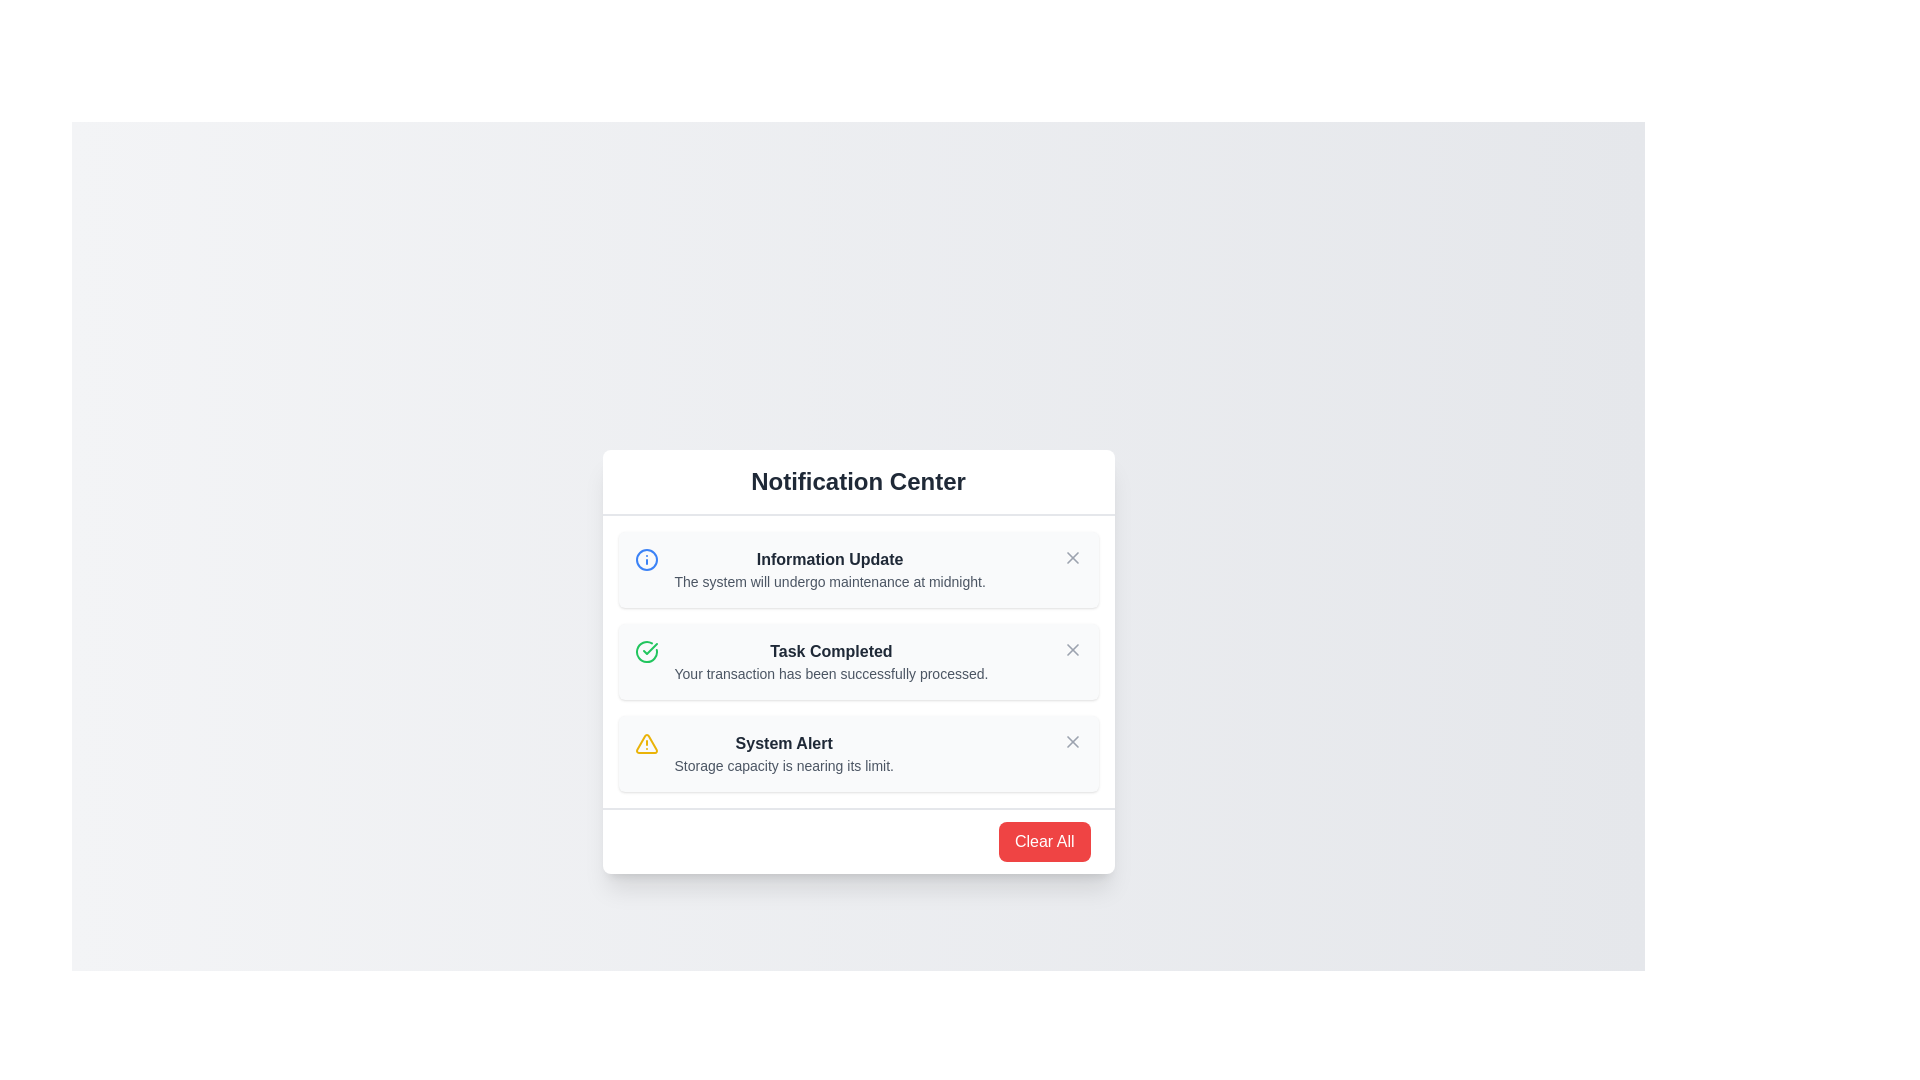 The height and width of the screenshot is (1080, 1920). Describe the element at coordinates (830, 570) in the screenshot. I see `the 'Information Update' text display element in the Notification Center, which consists of two lines of text, with the first line in bold and the second in a smaller font size` at that location.